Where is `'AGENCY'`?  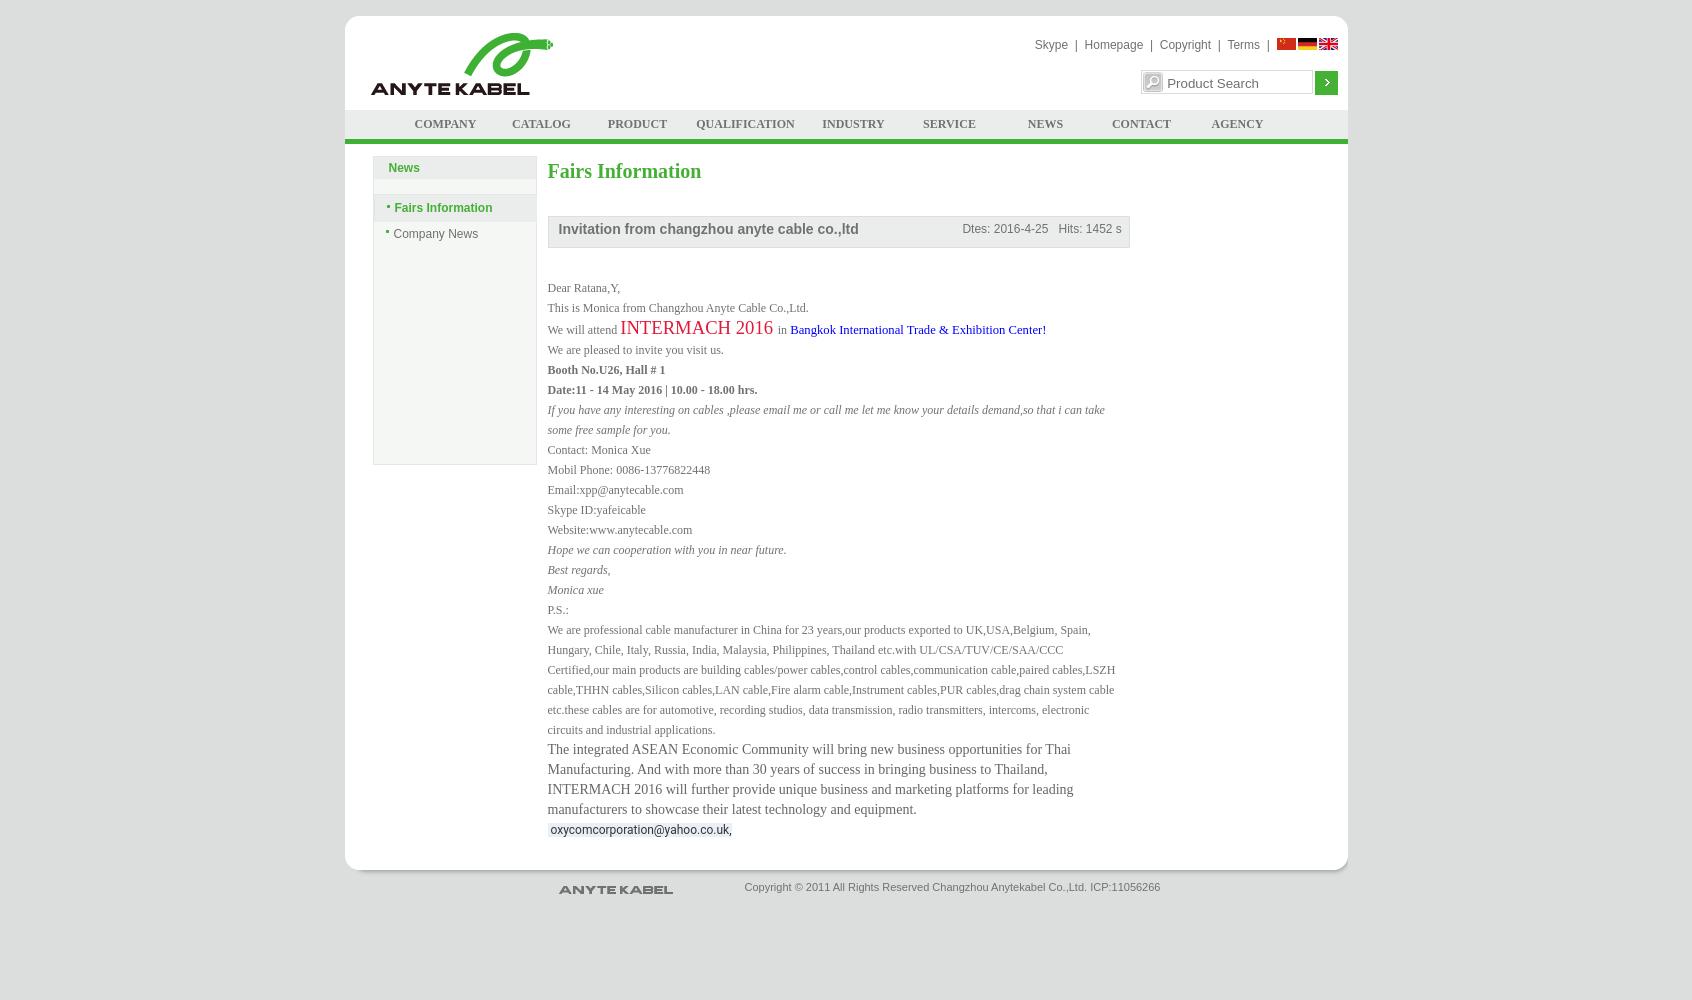 'AGENCY' is located at coordinates (1237, 123).